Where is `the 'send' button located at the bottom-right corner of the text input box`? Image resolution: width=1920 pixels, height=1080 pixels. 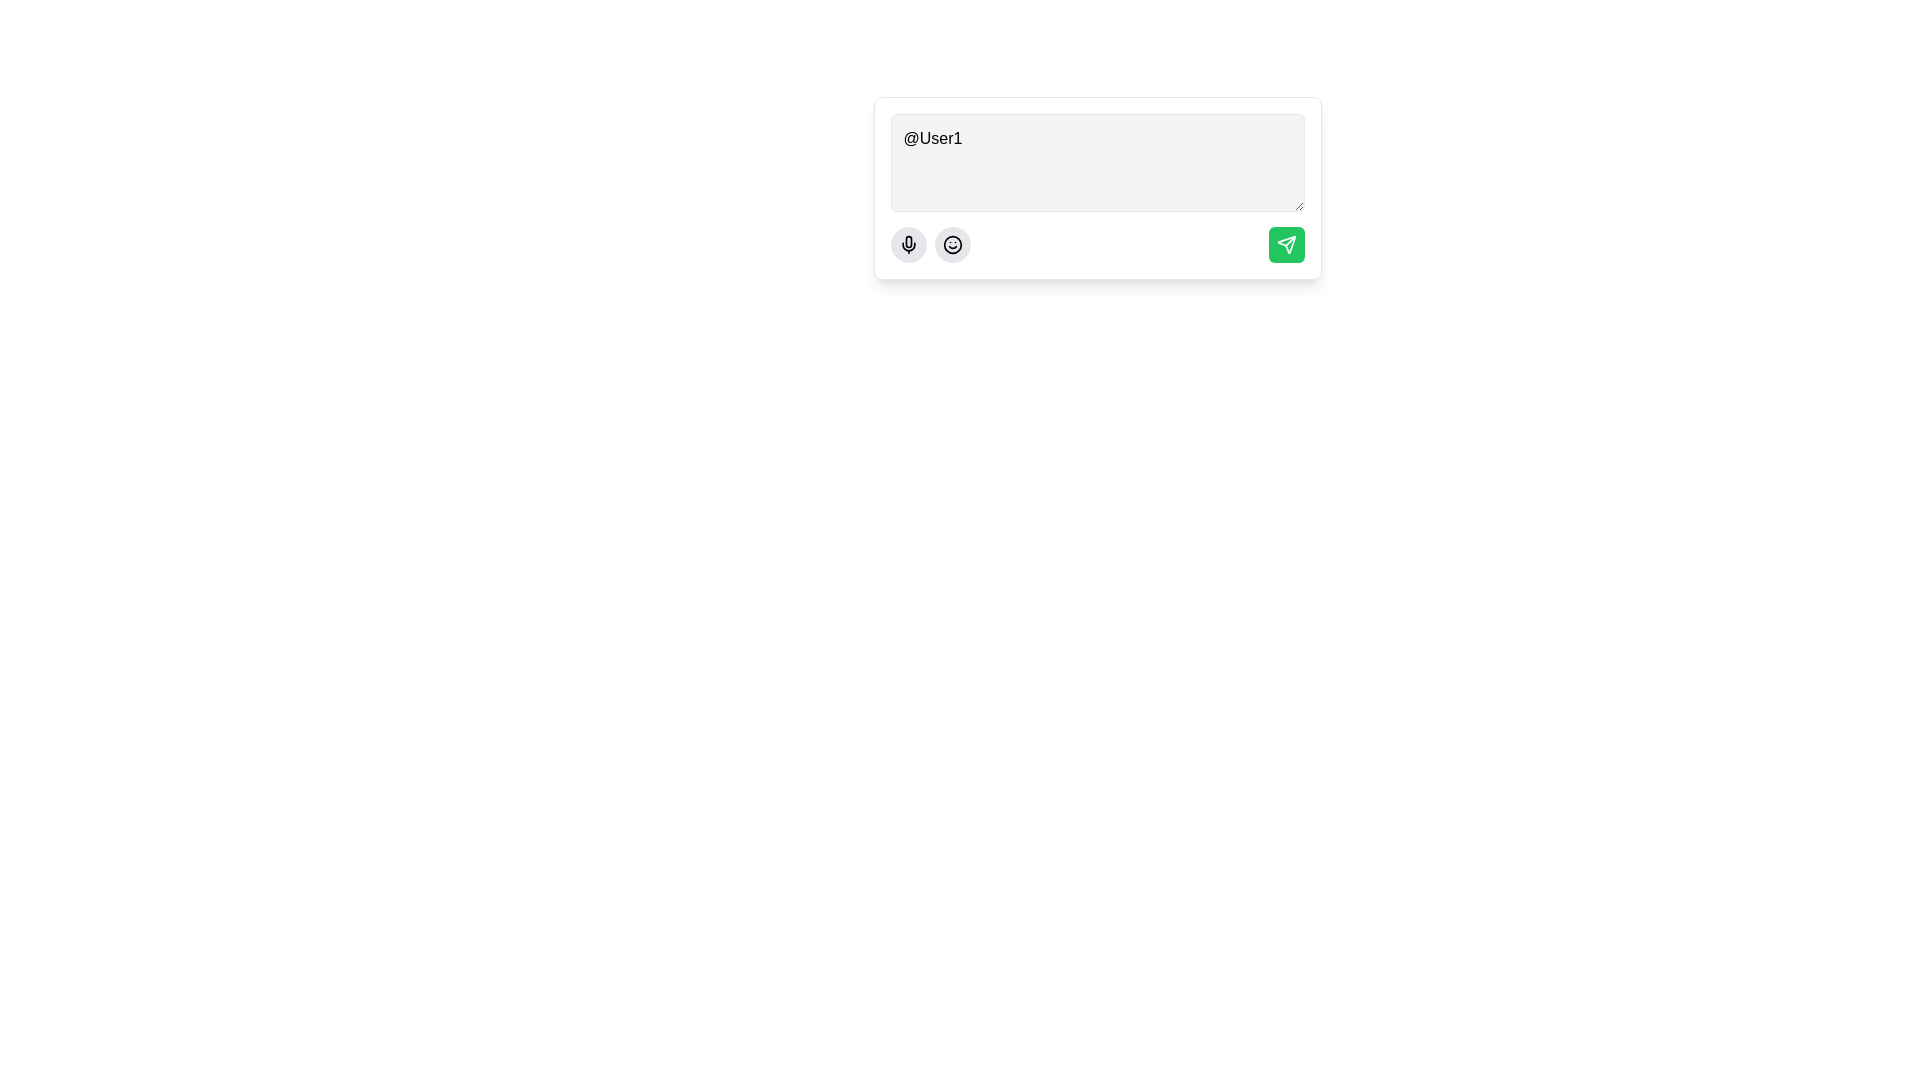
the 'send' button located at the bottom-right corner of the text input box is located at coordinates (1286, 244).